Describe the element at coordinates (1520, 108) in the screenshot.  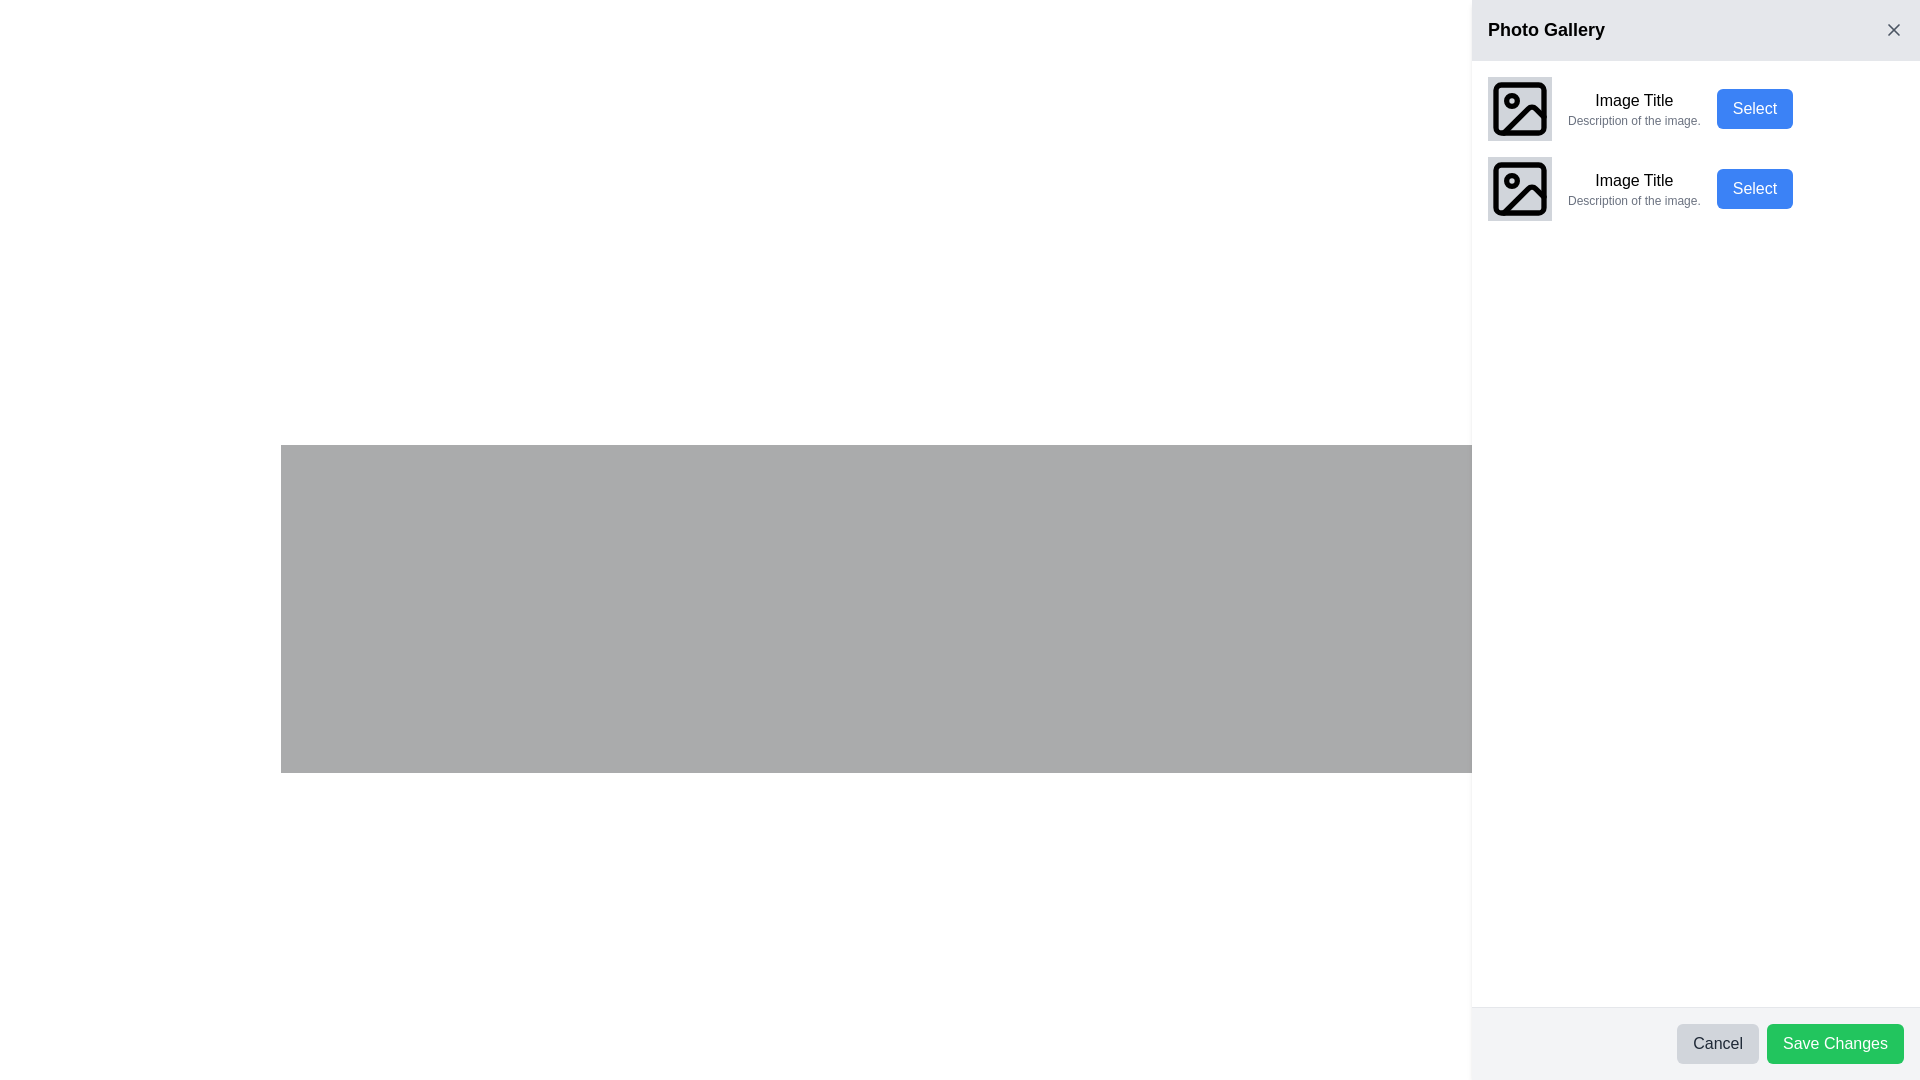
I see `the Decorative graphic element located in the top-right corner of the interface, serving as a structural component within the layout` at that location.